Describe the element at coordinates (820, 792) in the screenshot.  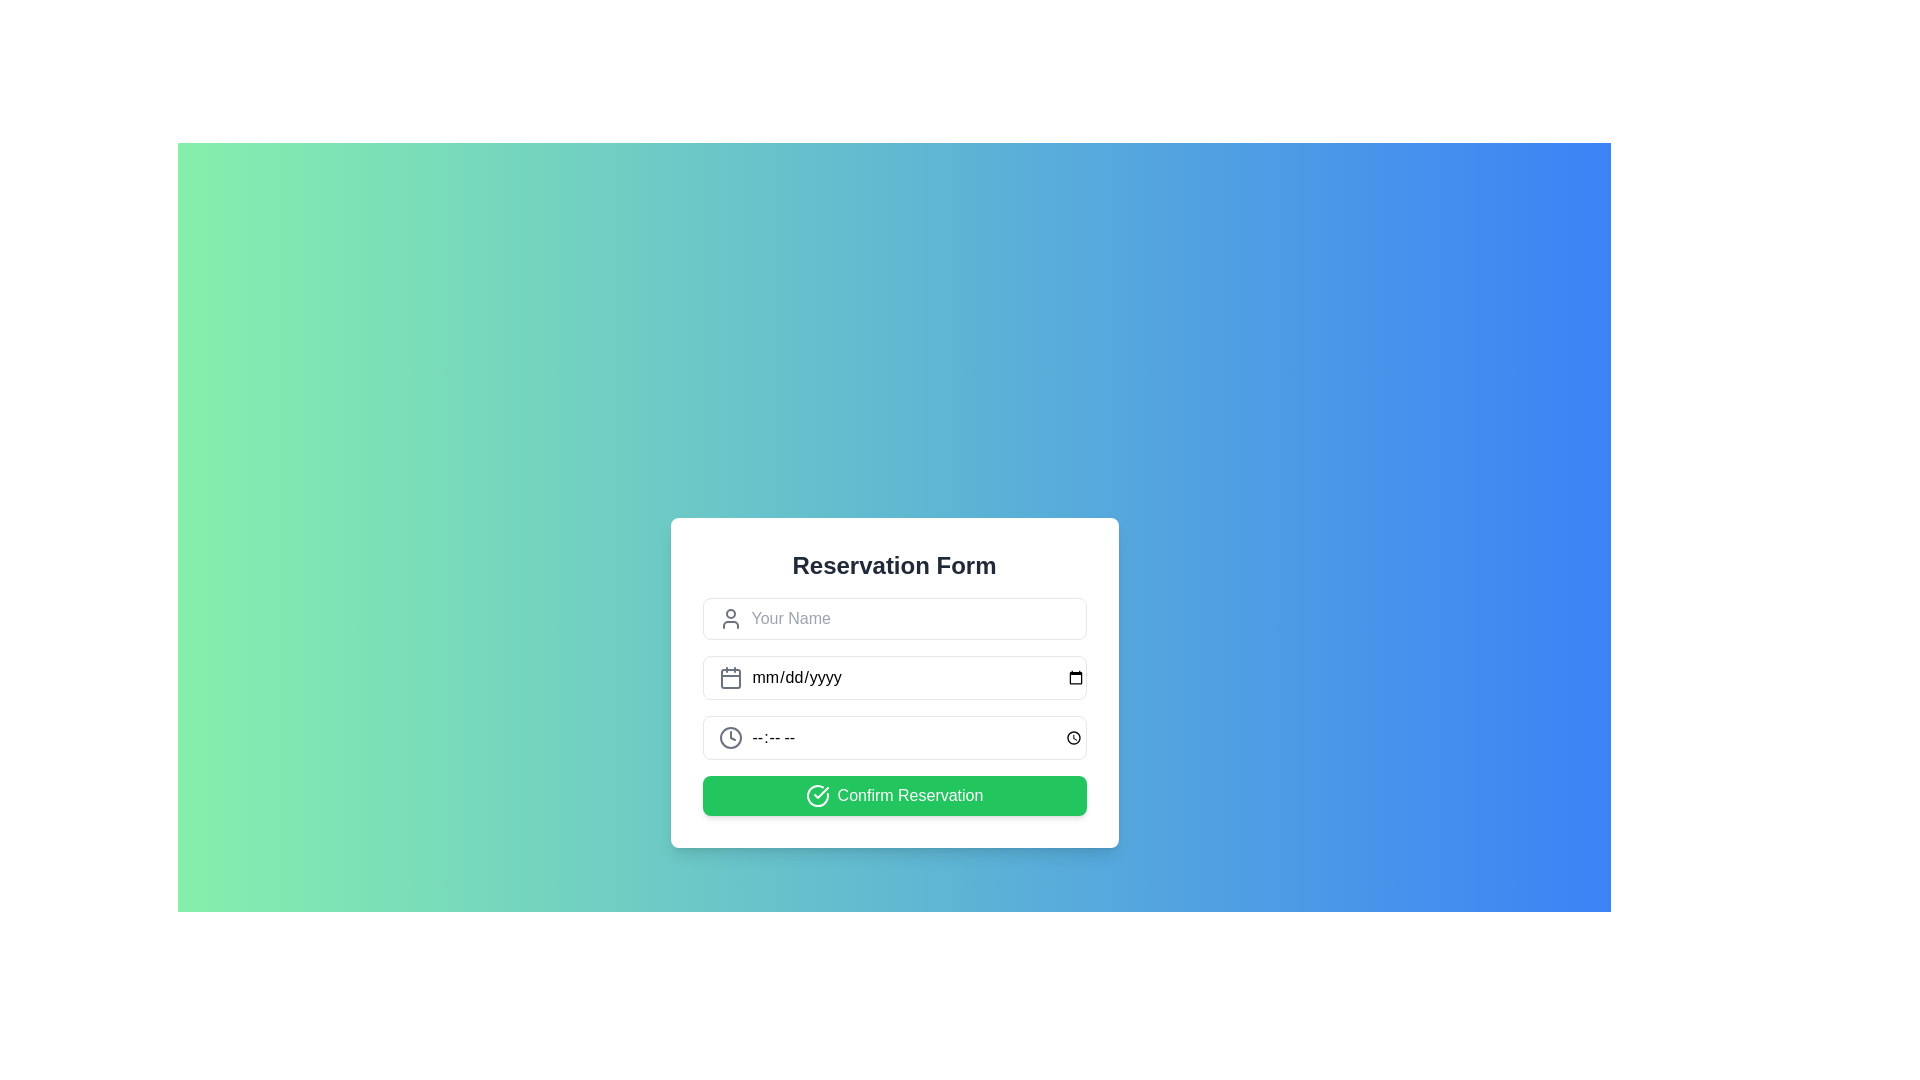
I see `the graphical checkmark icon positioned within a circle, which is part of the confirmation button labeled 'Confirm Reservation'` at that location.